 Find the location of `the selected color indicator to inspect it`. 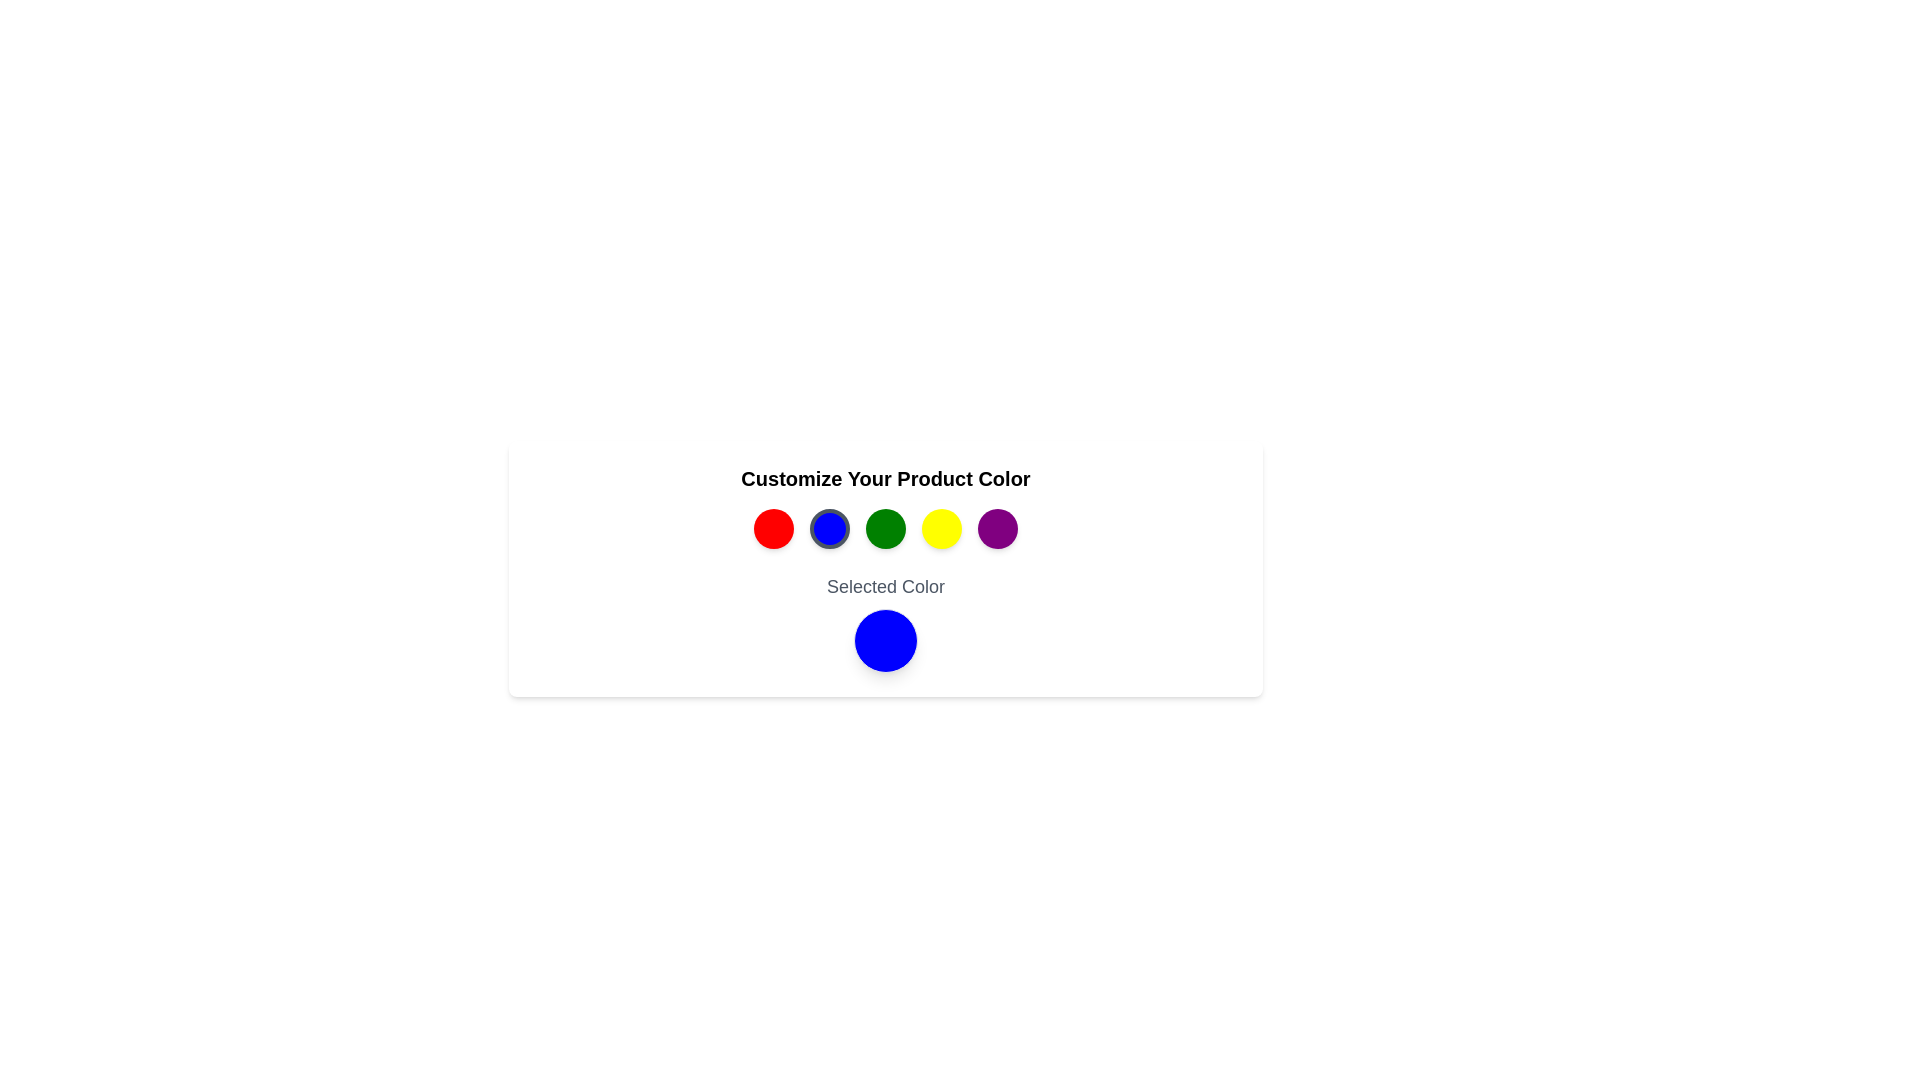

the selected color indicator to inspect it is located at coordinates (885, 640).